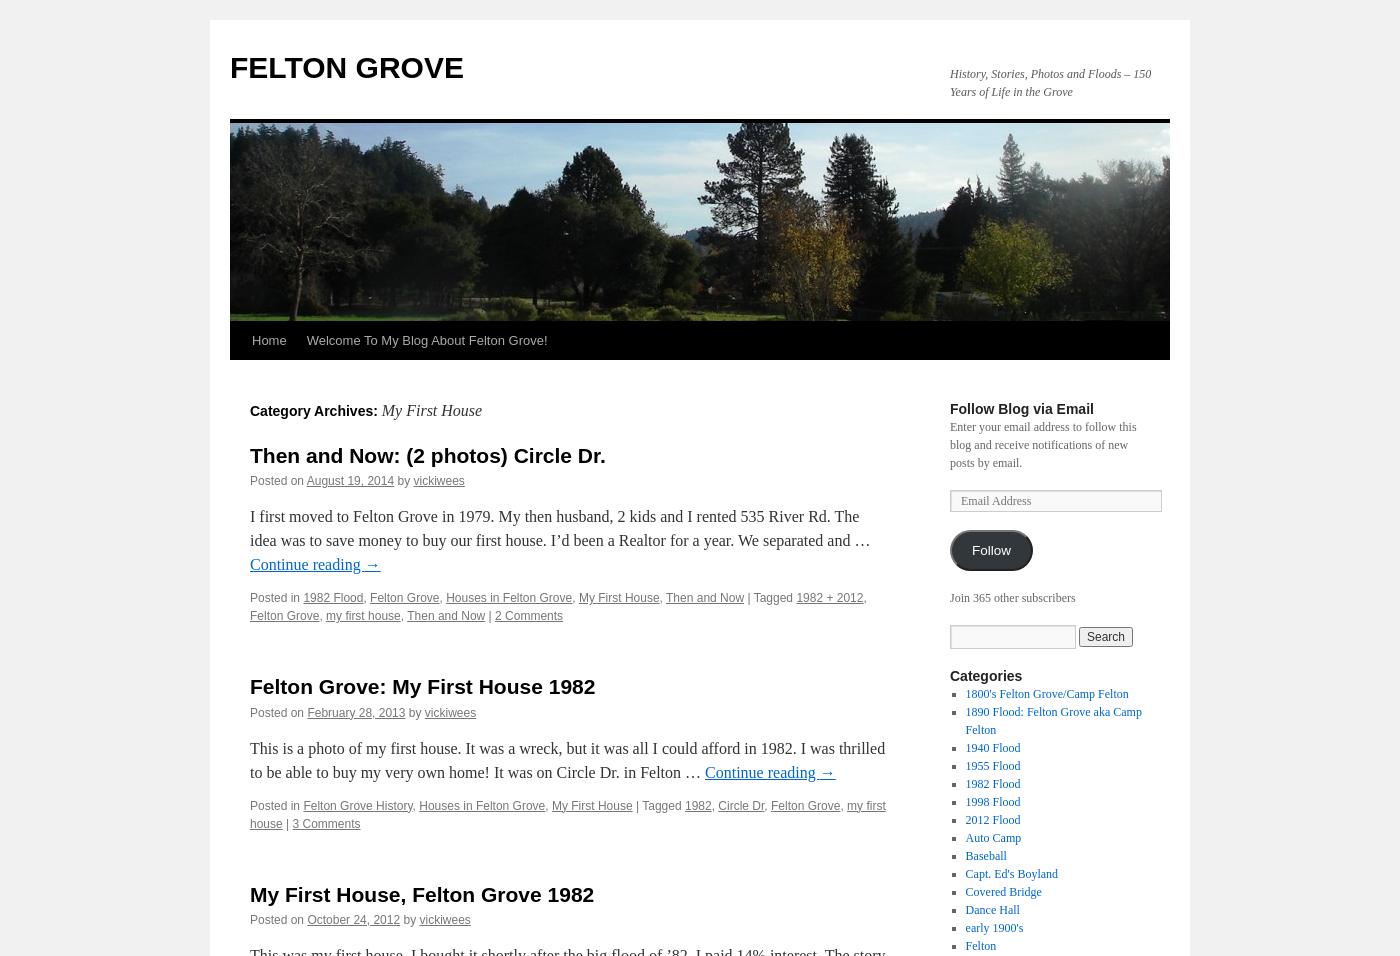 The width and height of the screenshot is (1400, 956). I want to click on '1982 + 2012', so click(796, 596).